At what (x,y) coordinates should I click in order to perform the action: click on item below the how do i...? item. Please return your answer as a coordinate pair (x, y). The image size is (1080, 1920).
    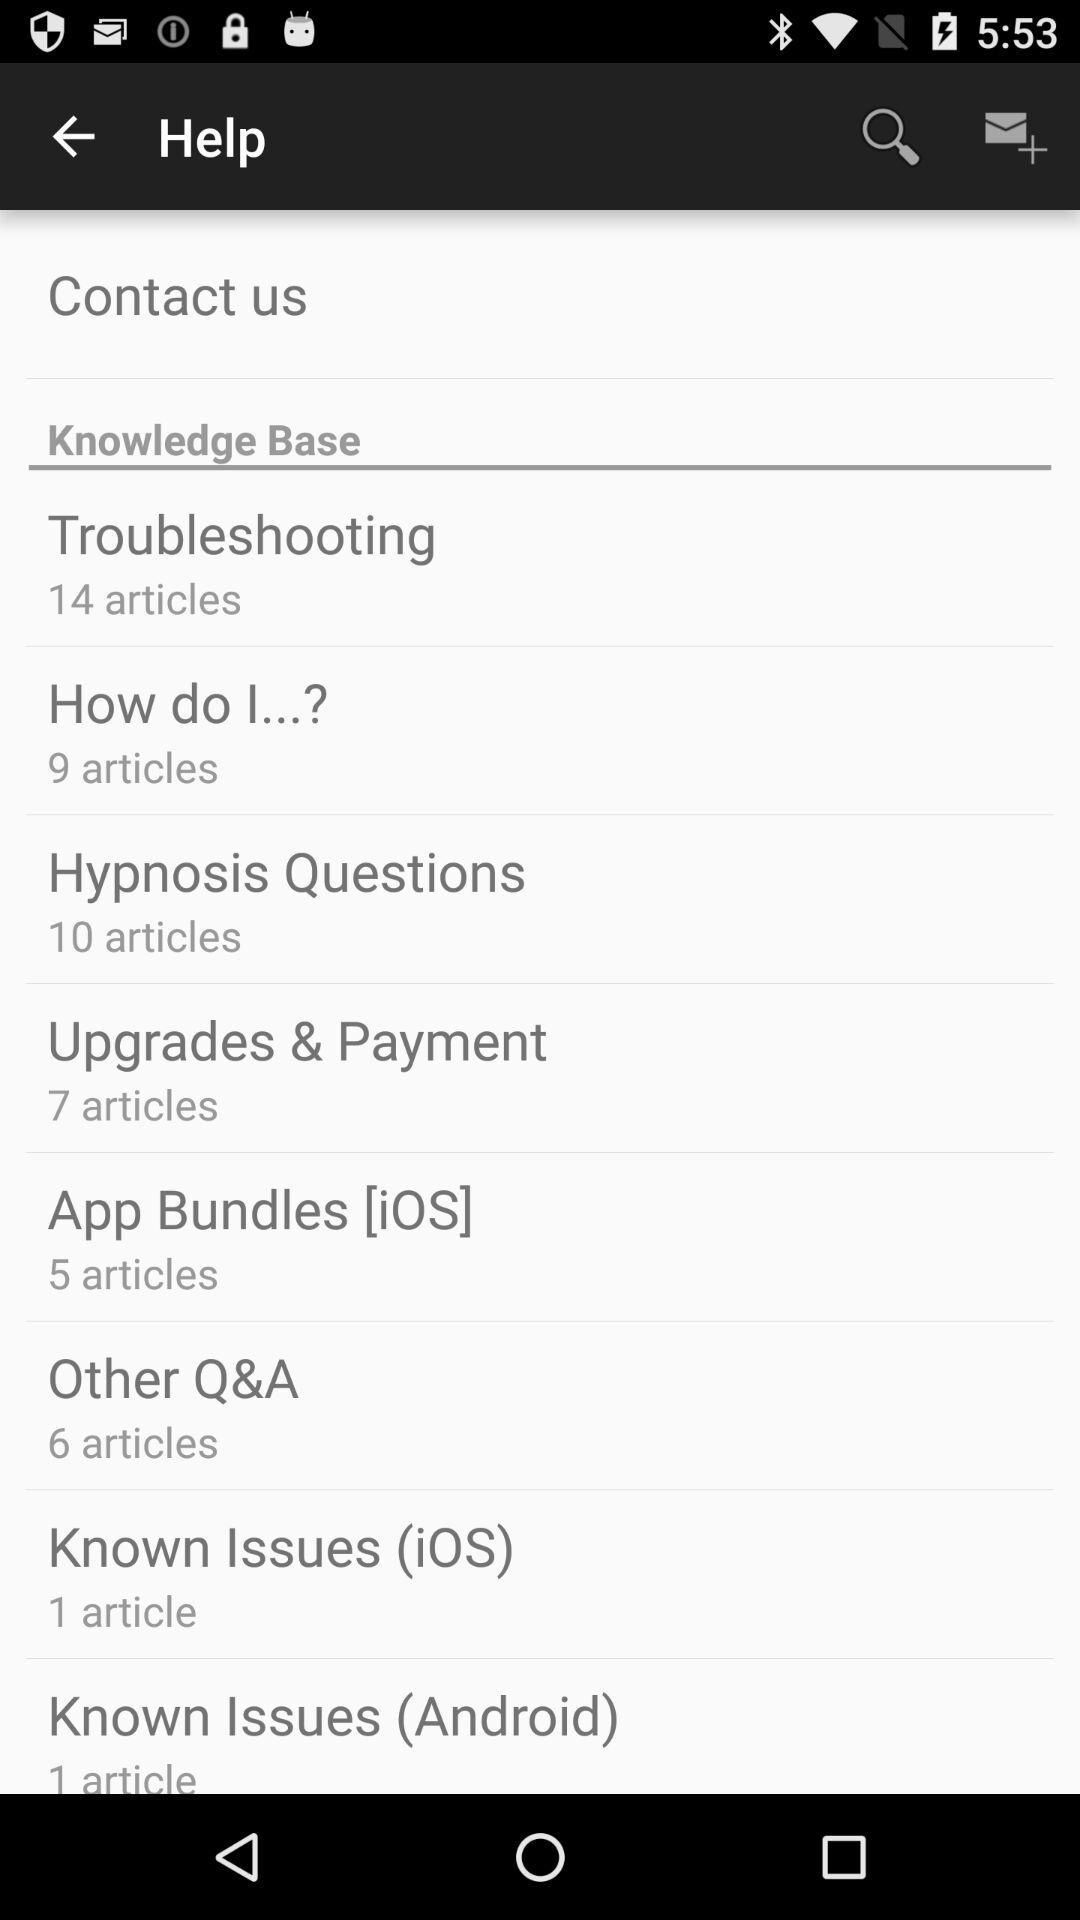
    Looking at the image, I should click on (133, 765).